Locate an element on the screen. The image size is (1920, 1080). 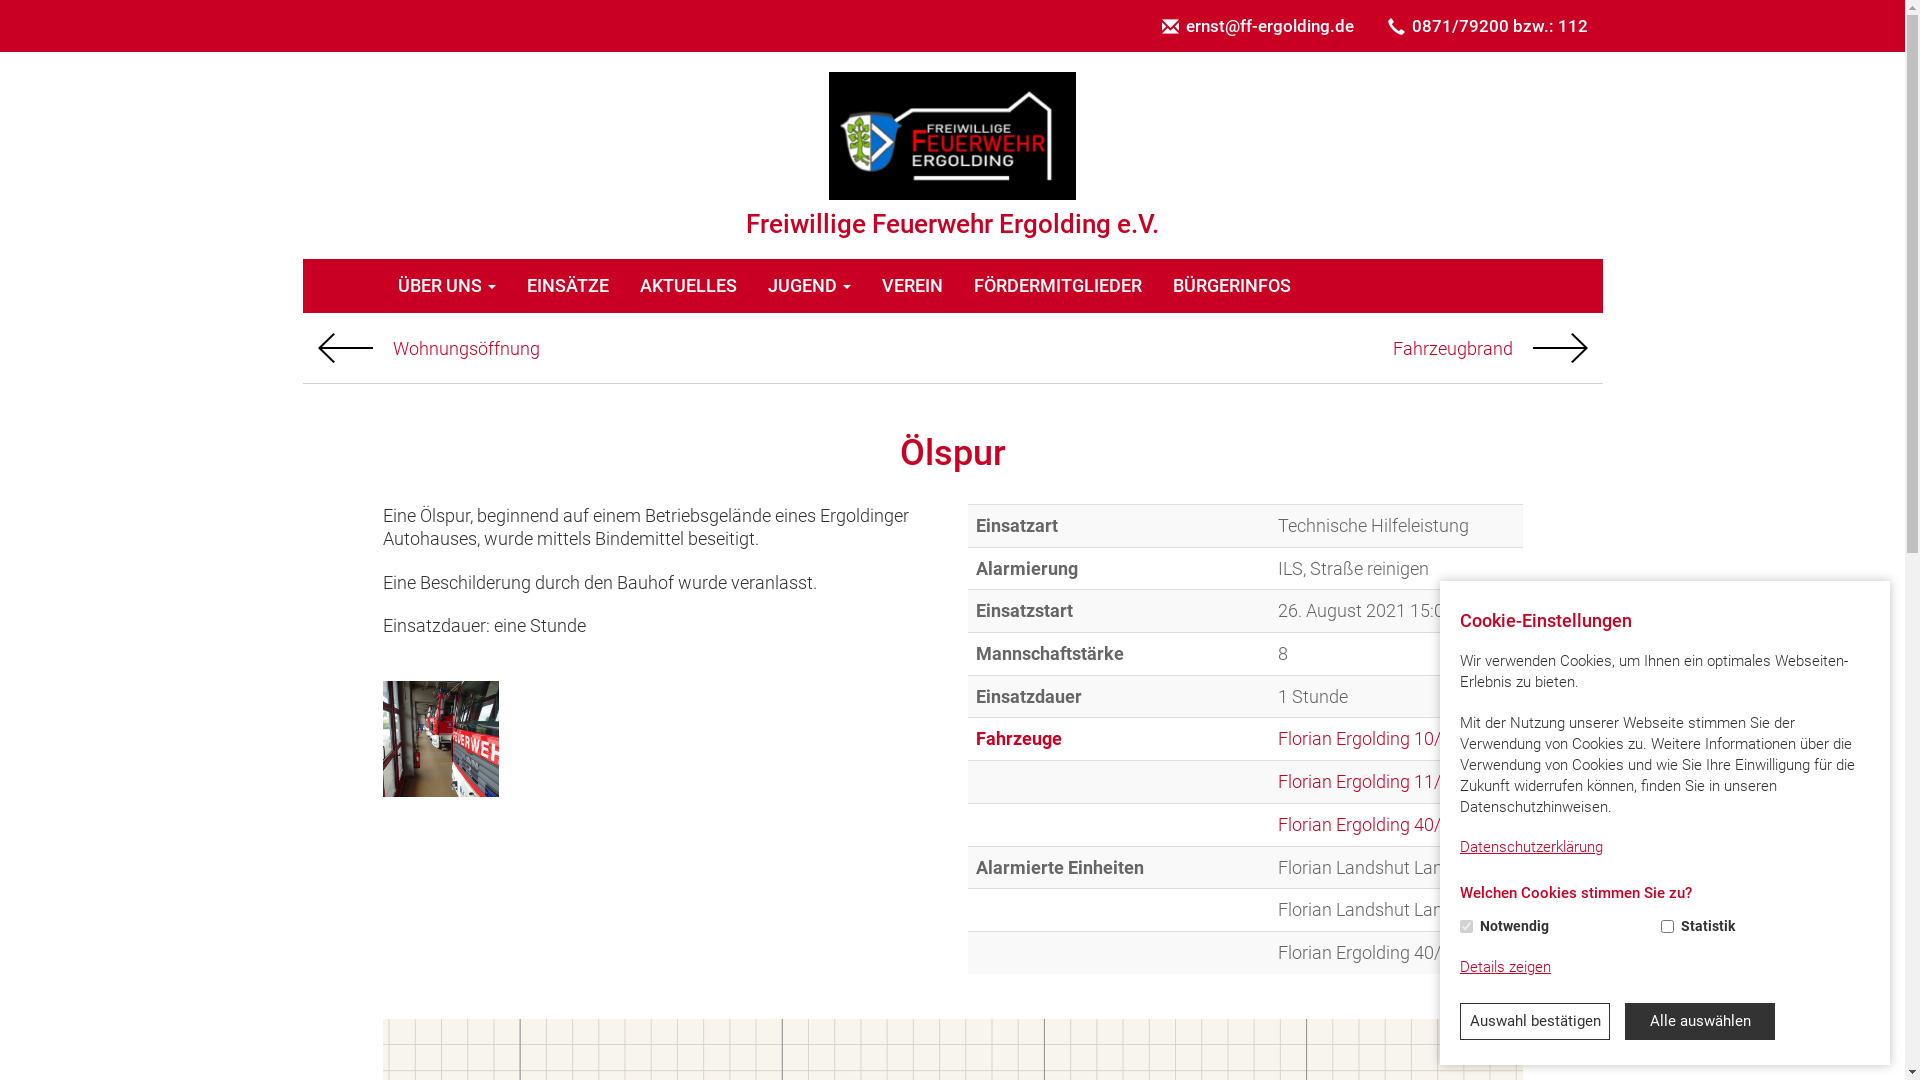
'Florian Ergolding 11/1' is located at coordinates (1363, 780).